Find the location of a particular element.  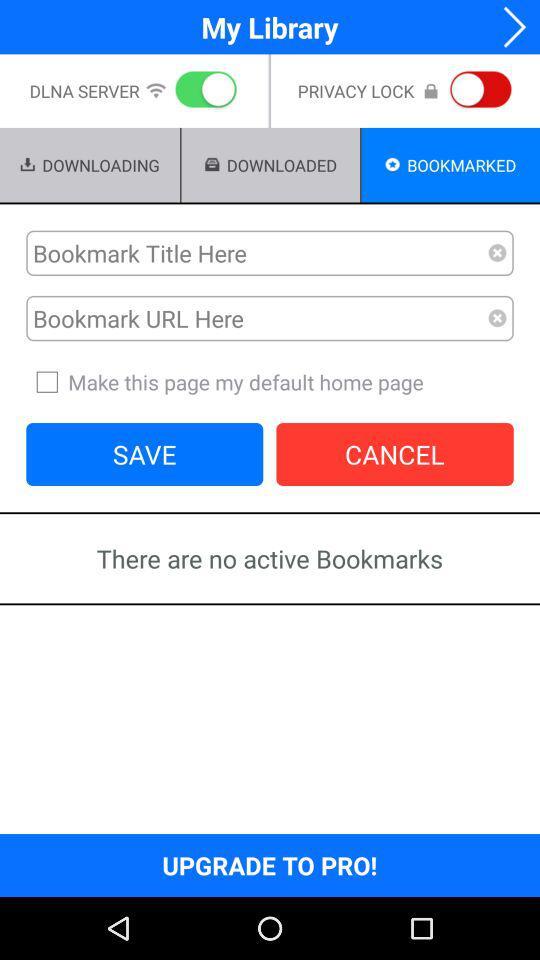

bookmark title box is located at coordinates (257, 252).